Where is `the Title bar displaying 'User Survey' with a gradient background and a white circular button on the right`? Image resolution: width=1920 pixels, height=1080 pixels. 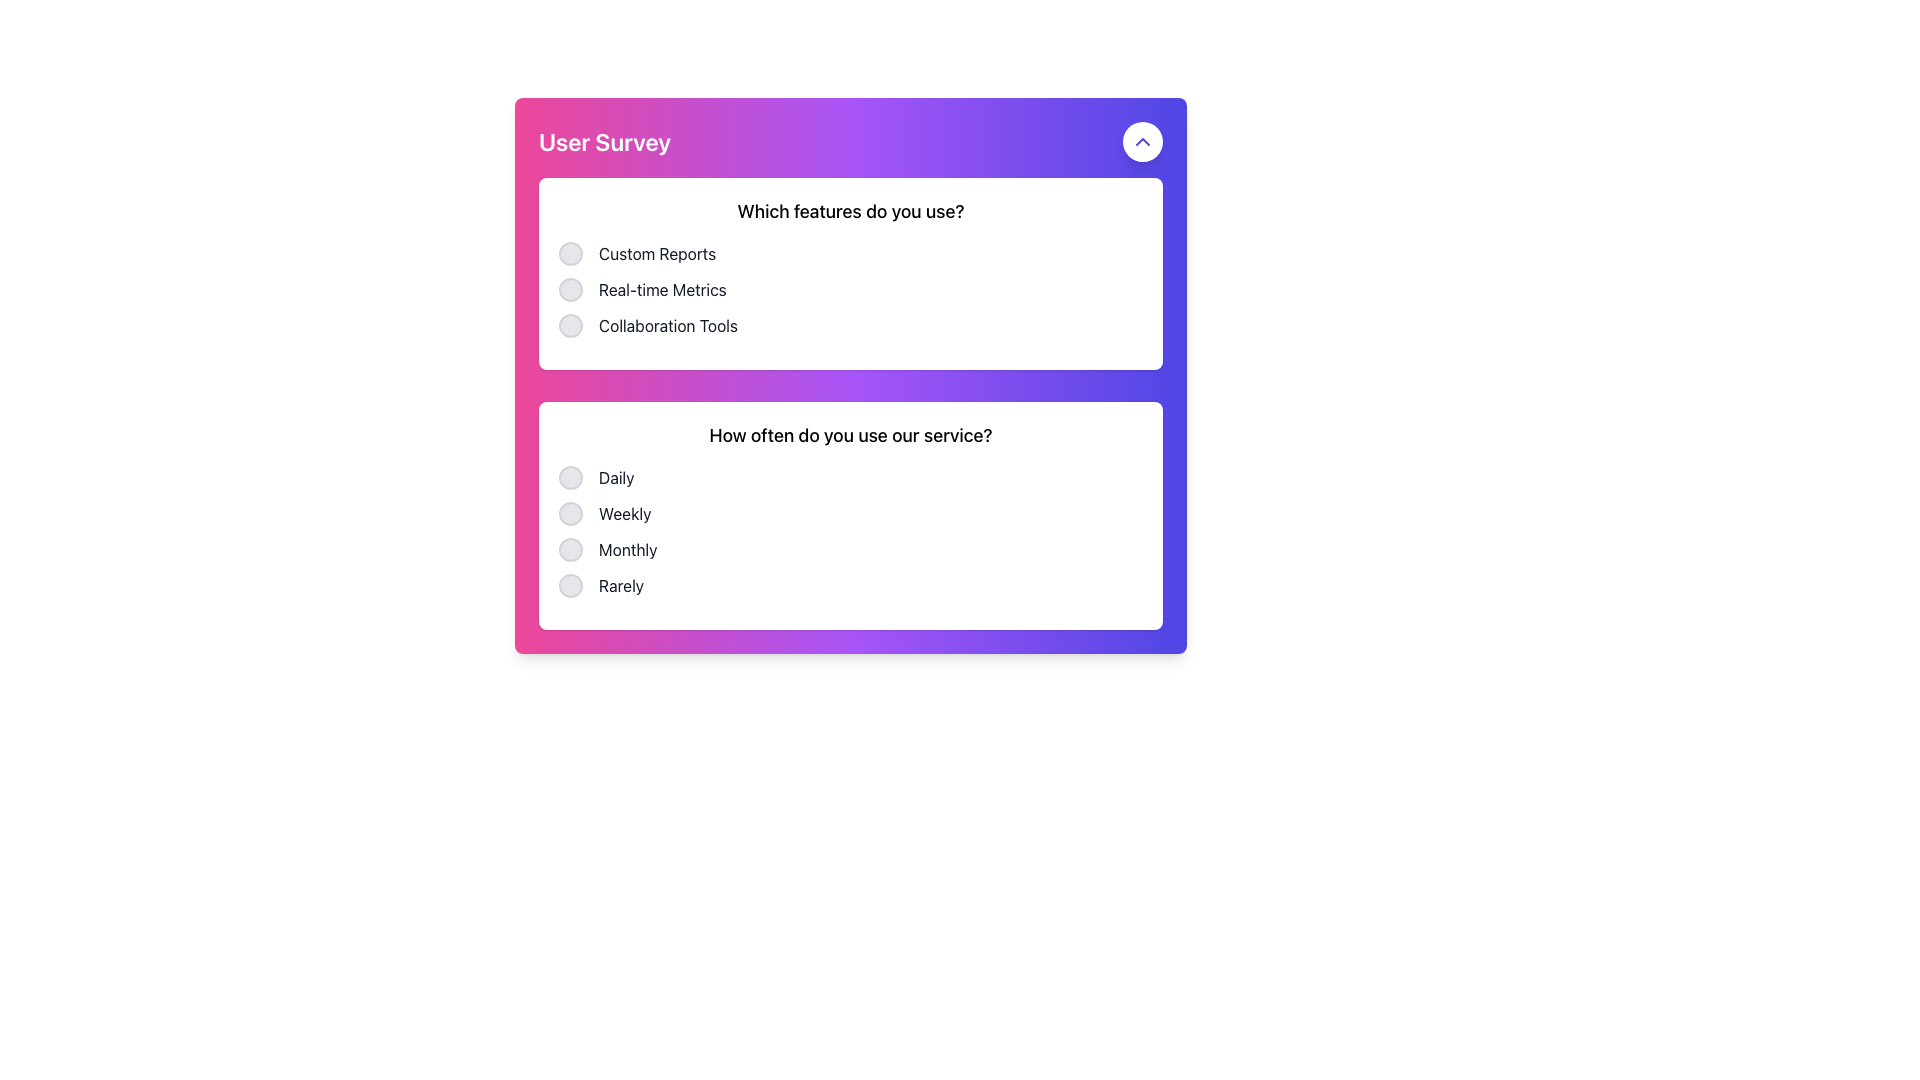 the Title bar displaying 'User Survey' with a gradient background and a white circular button on the right is located at coordinates (850, 141).